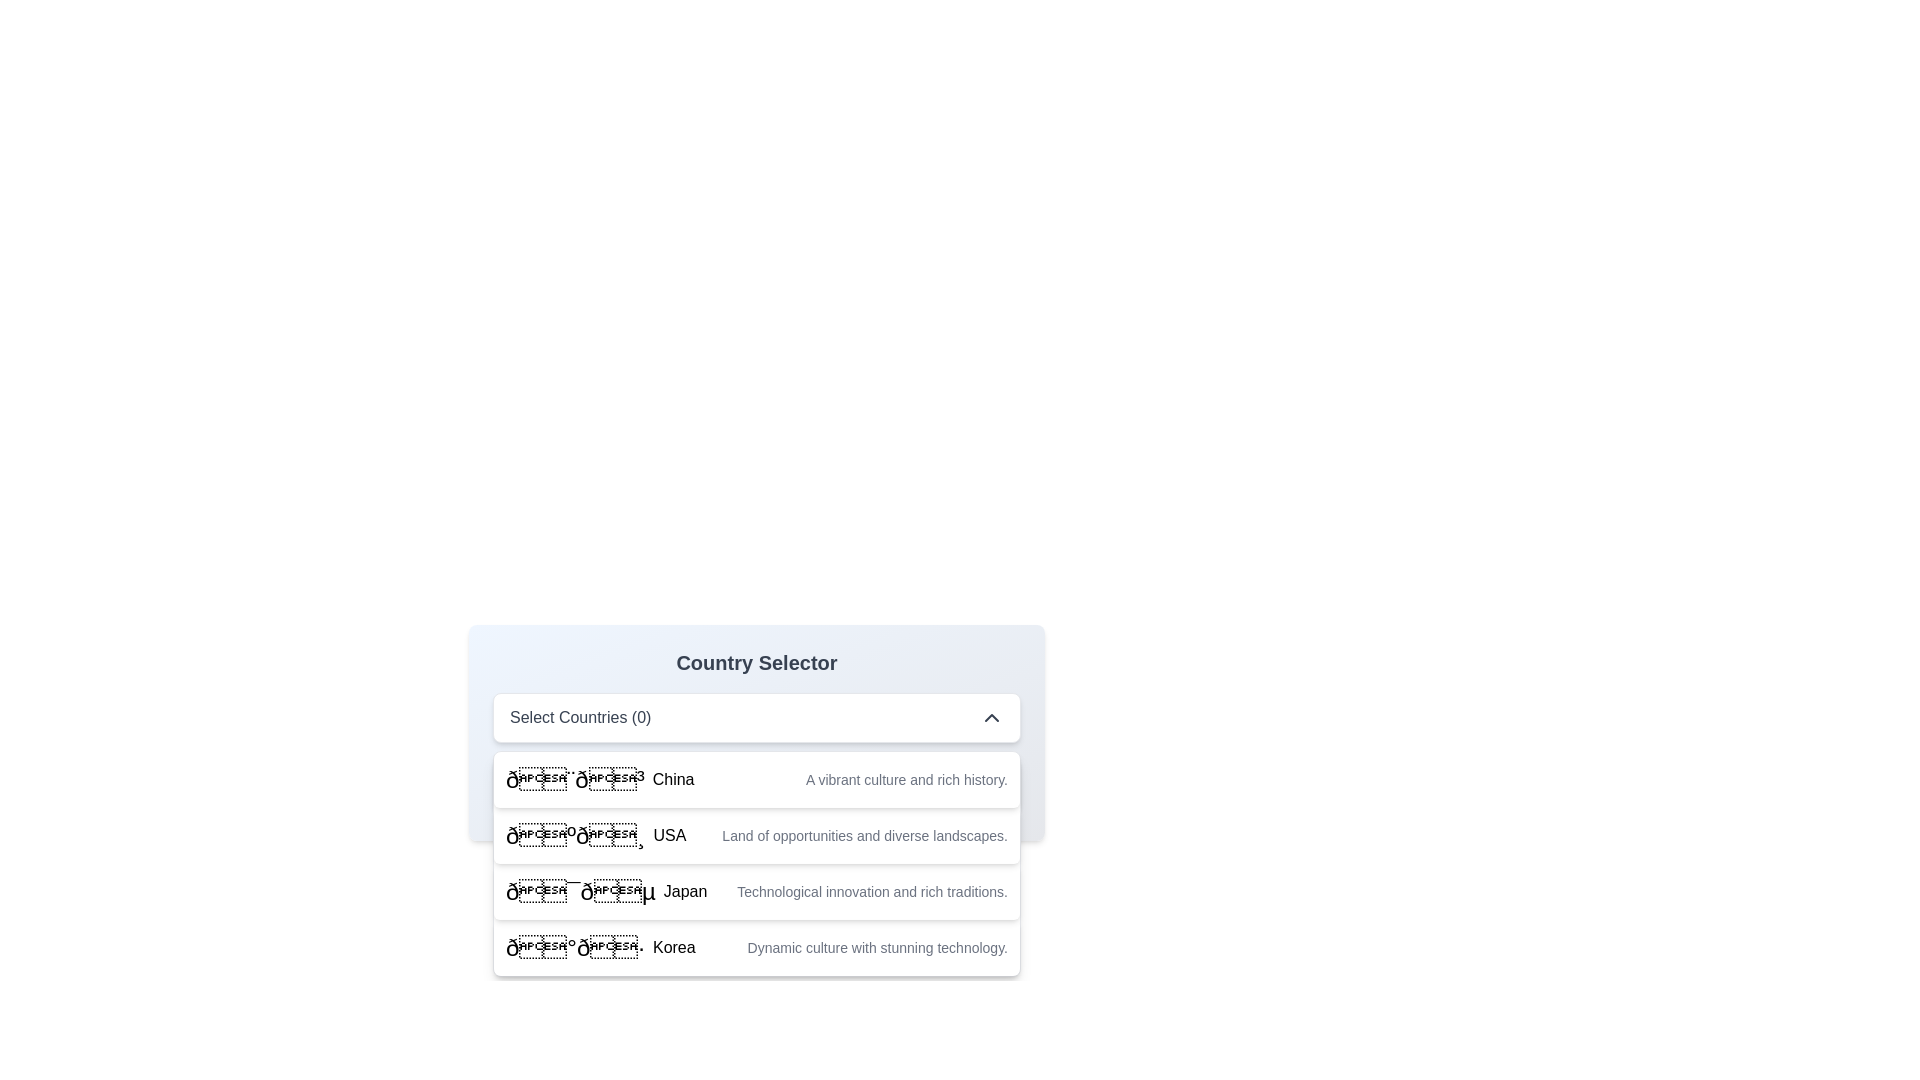  I want to click on the Text label containing the emoji flag symbol and the text 'Japan', so click(605, 890).